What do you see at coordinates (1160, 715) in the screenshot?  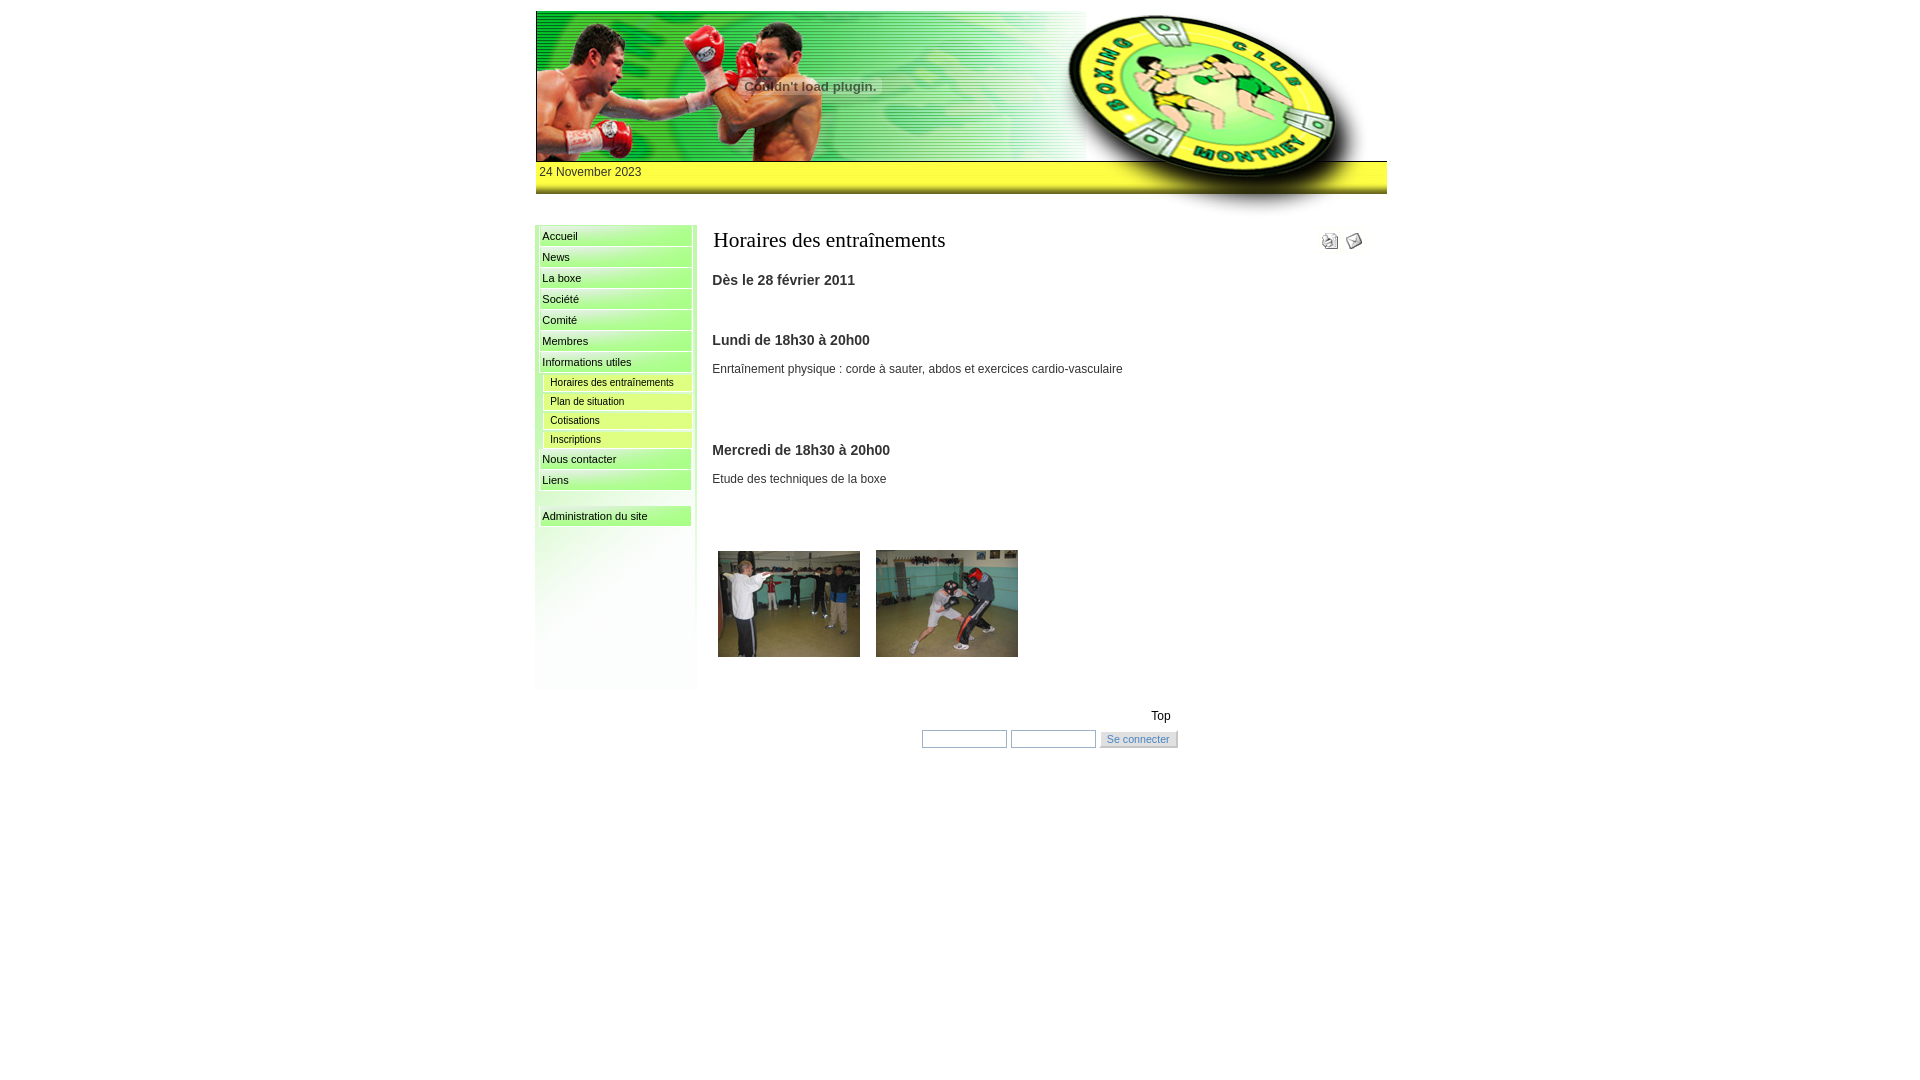 I see `'Top'` at bounding box center [1160, 715].